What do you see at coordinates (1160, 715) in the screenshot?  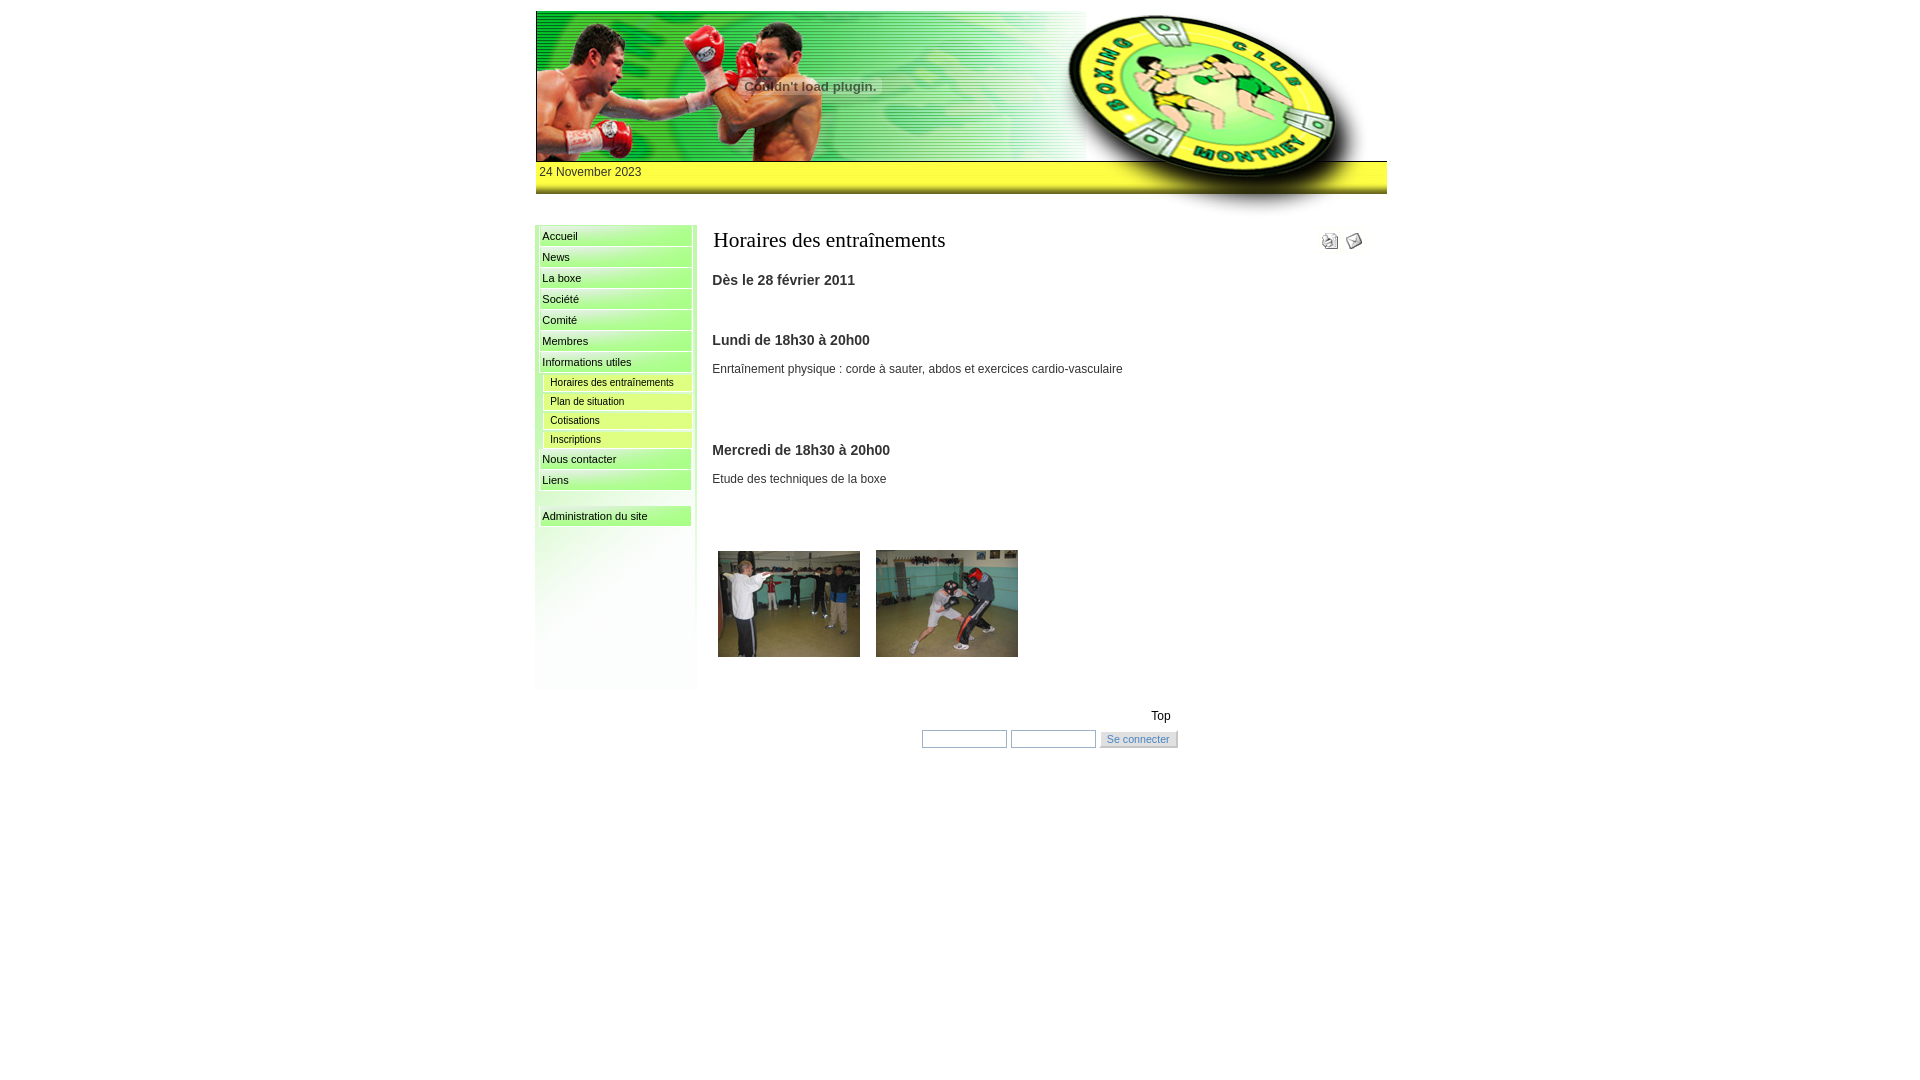 I see `'Top'` at bounding box center [1160, 715].